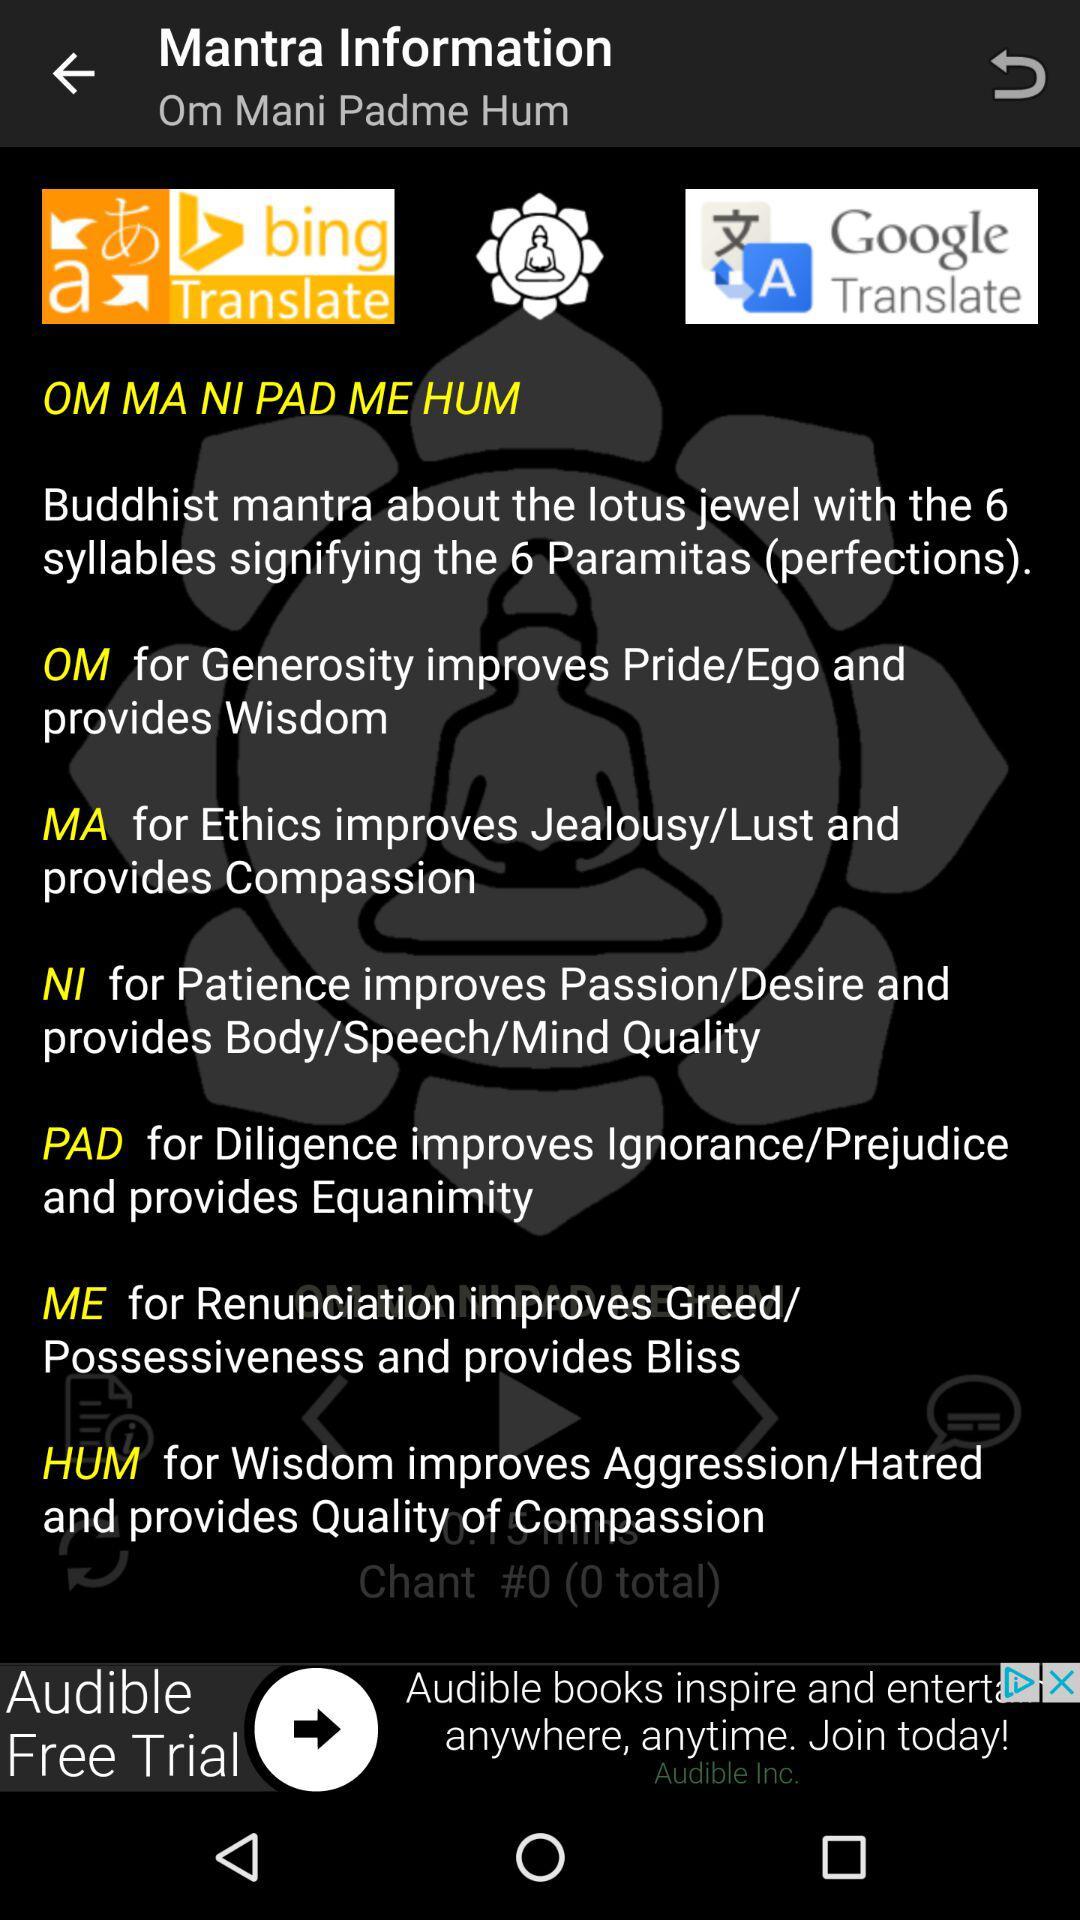 The height and width of the screenshot is (1920, 1080). What do you see at coordinates (755, 1417) in the screenshot?
I see `the arrow_forward icon` at bounding box center [755, 1417].